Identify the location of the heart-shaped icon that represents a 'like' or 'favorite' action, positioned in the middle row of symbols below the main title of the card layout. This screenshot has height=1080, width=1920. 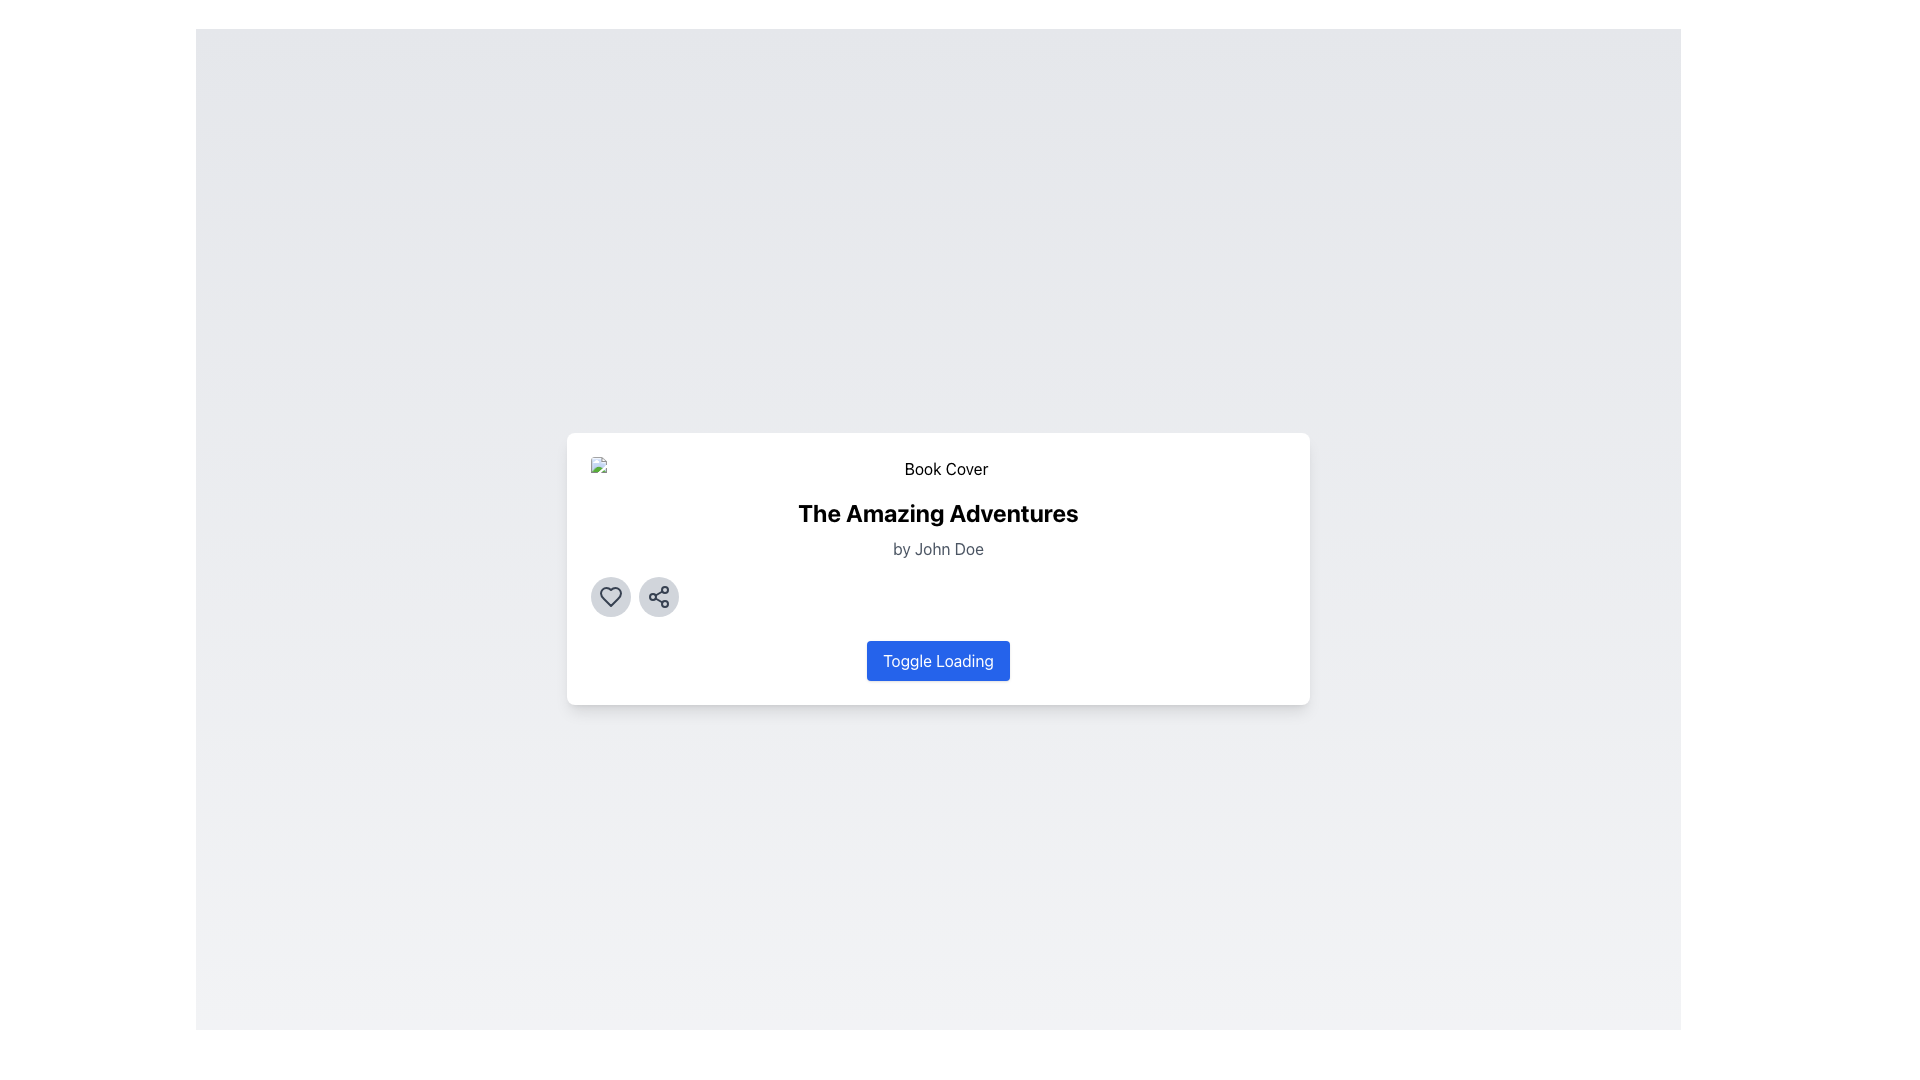
(610, 596).